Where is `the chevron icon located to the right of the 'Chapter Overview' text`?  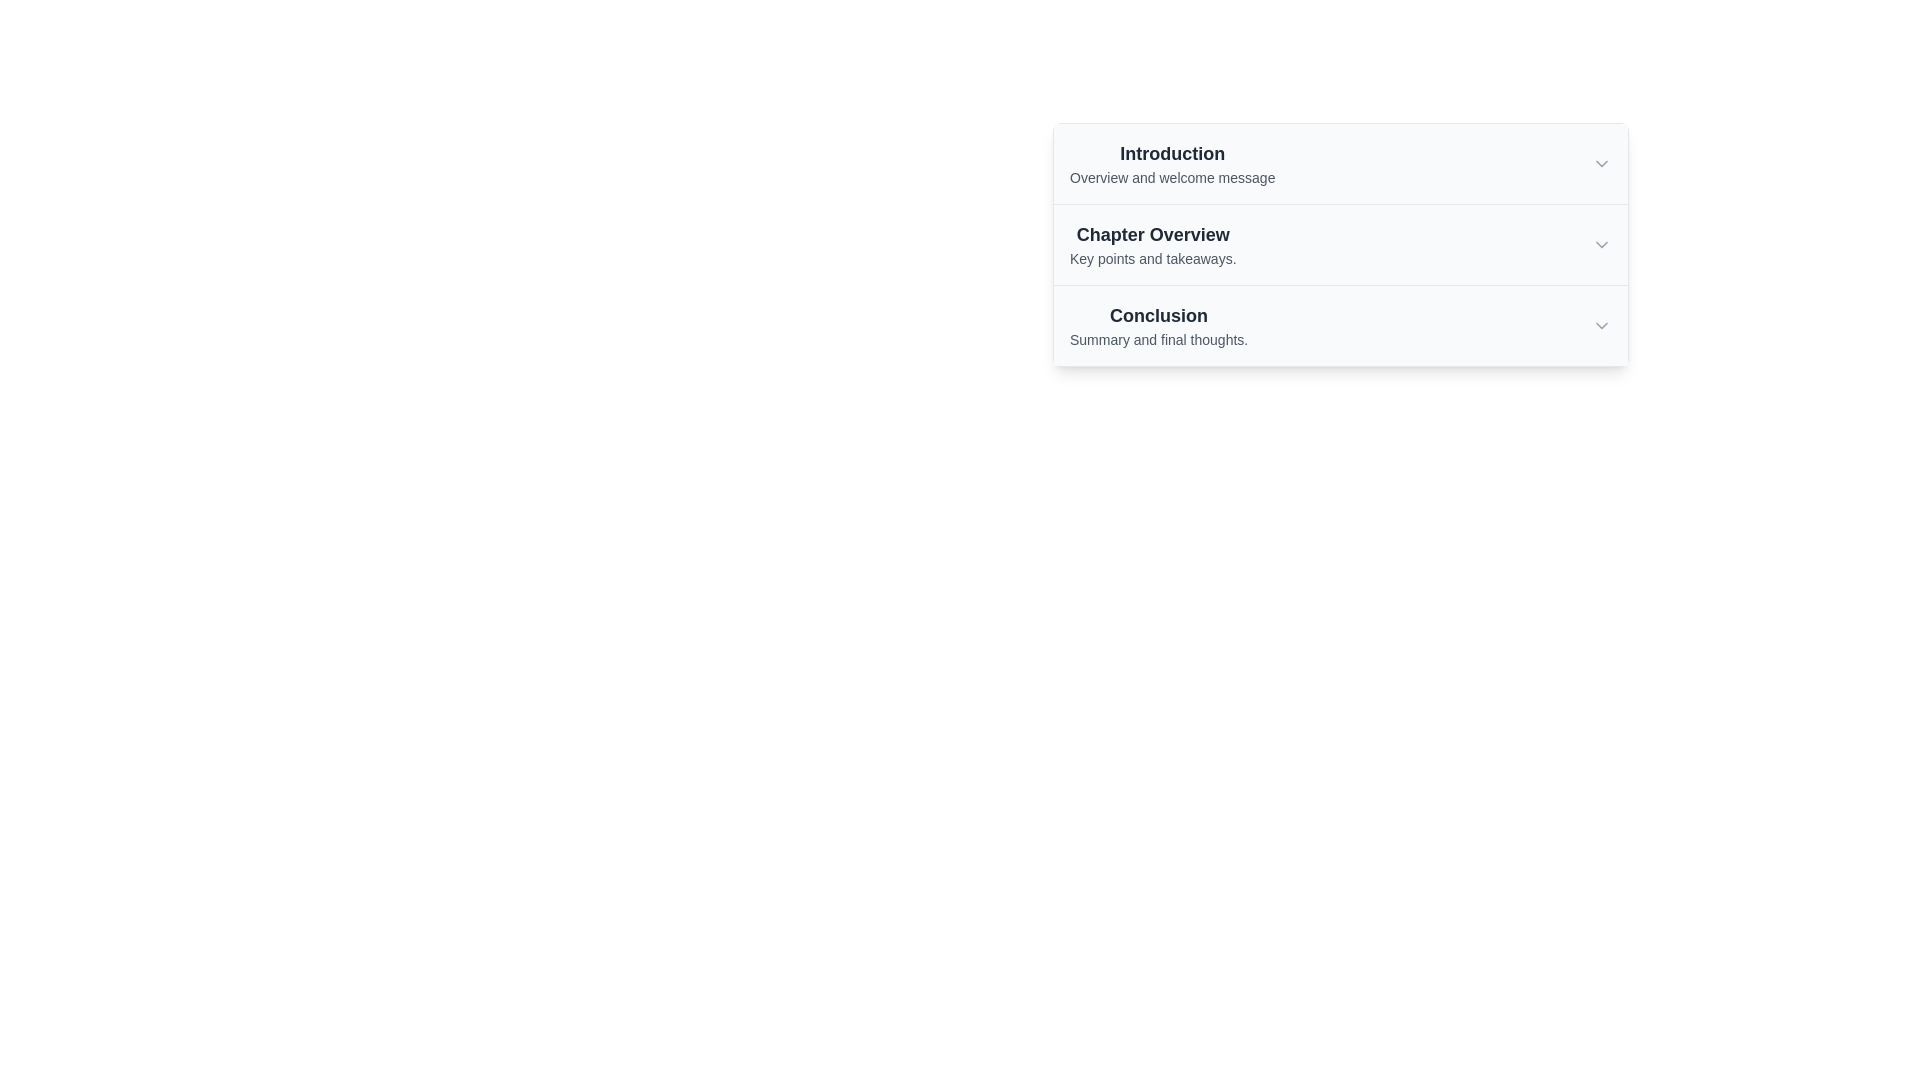 the chevron icon located to the right of the 'Chapter Overview' text is located at coordinates (1602, 244).